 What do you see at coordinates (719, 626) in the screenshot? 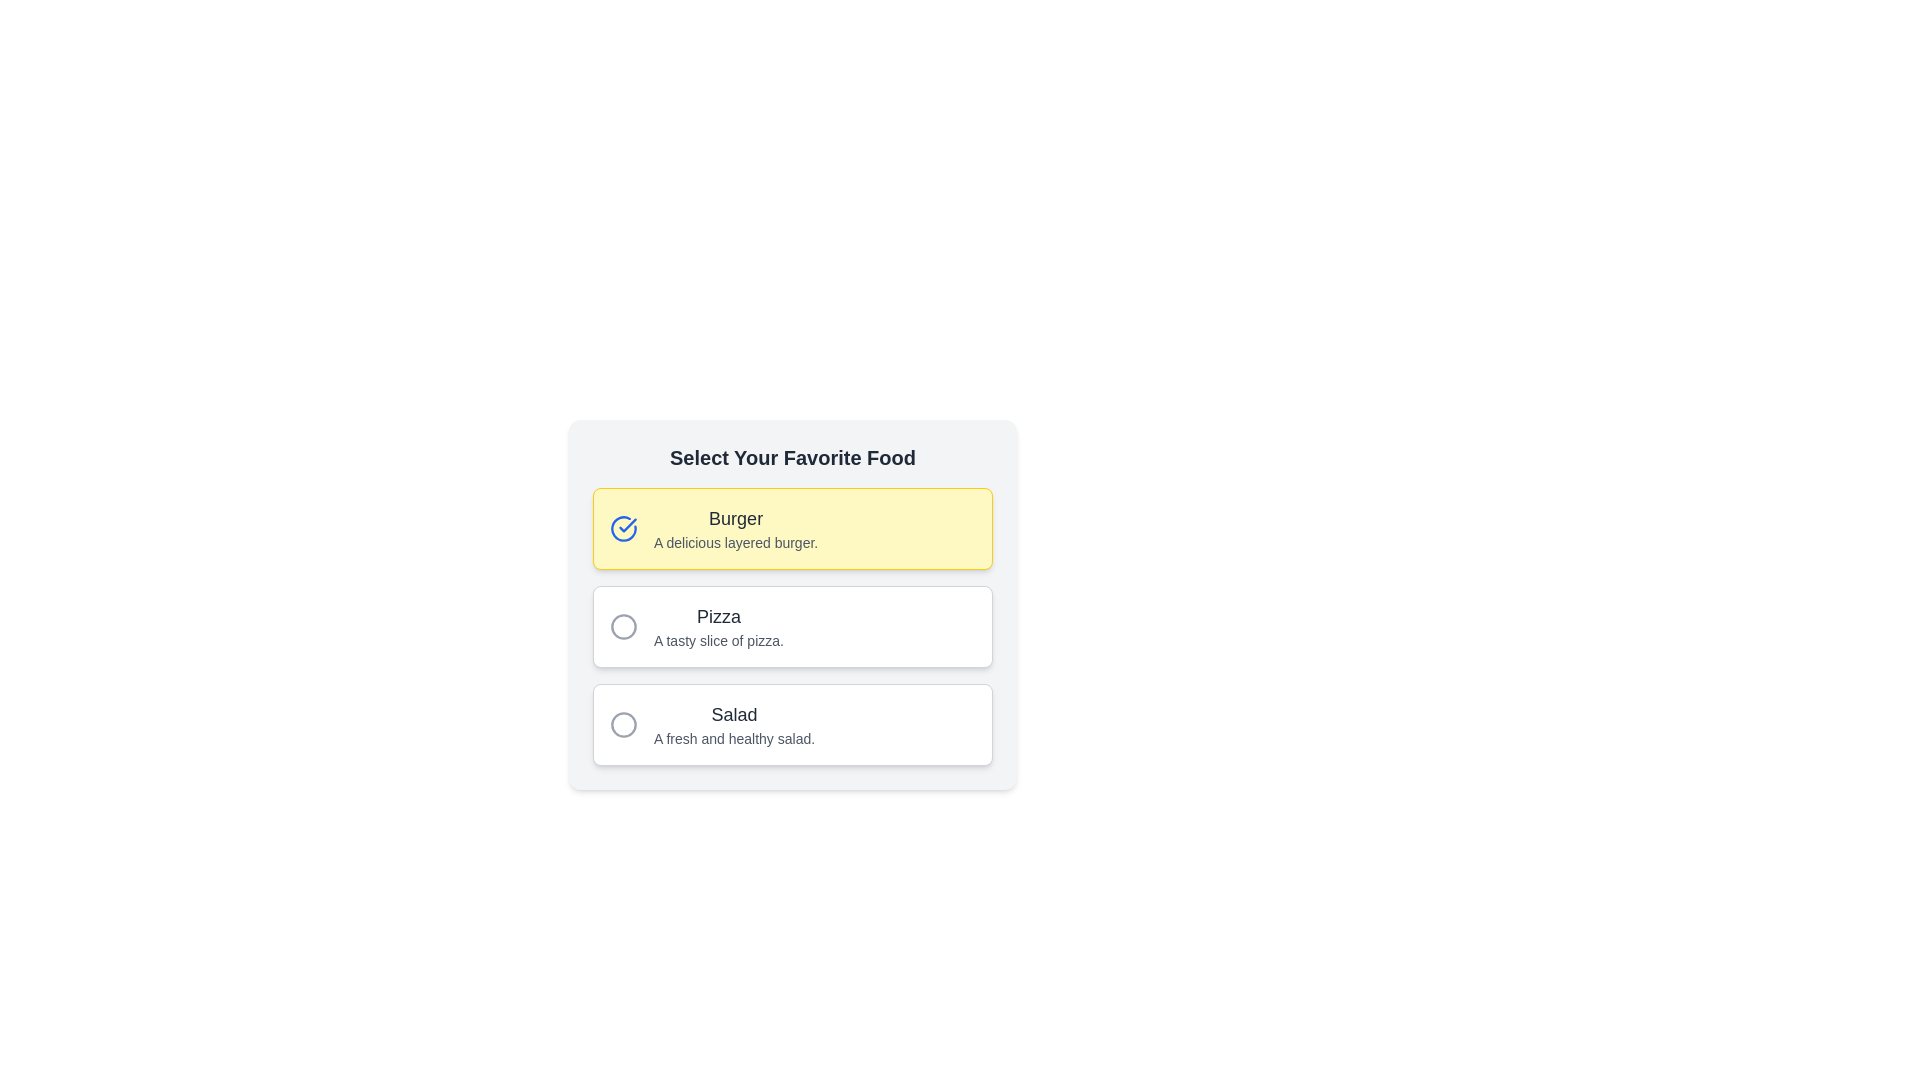
I see `the 'Pizza' option in the selection list of food items, which is the second option located between 'Burger' and 'Salad'` at bounding box center [719, 626].